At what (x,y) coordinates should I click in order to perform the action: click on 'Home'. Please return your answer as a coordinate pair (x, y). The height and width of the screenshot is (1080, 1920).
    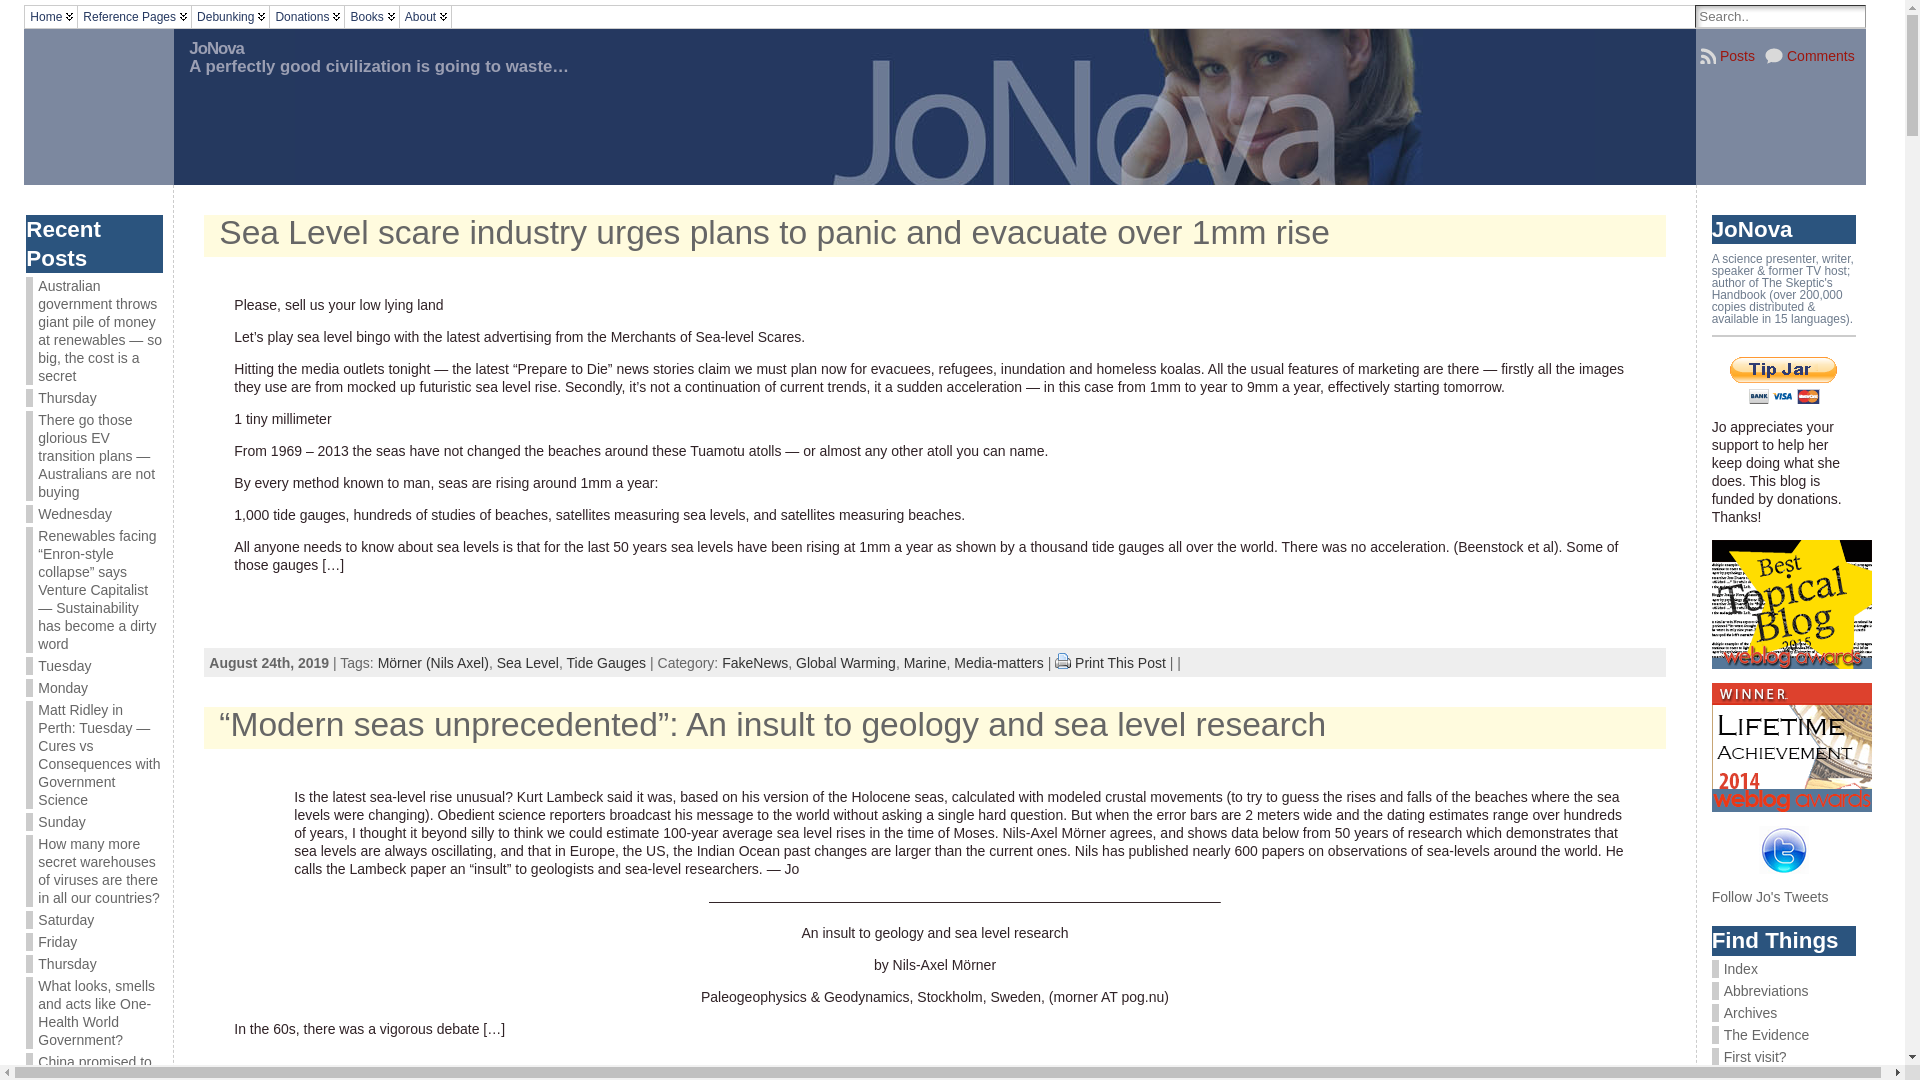
    Looking at the image, I should click on (51, 16).